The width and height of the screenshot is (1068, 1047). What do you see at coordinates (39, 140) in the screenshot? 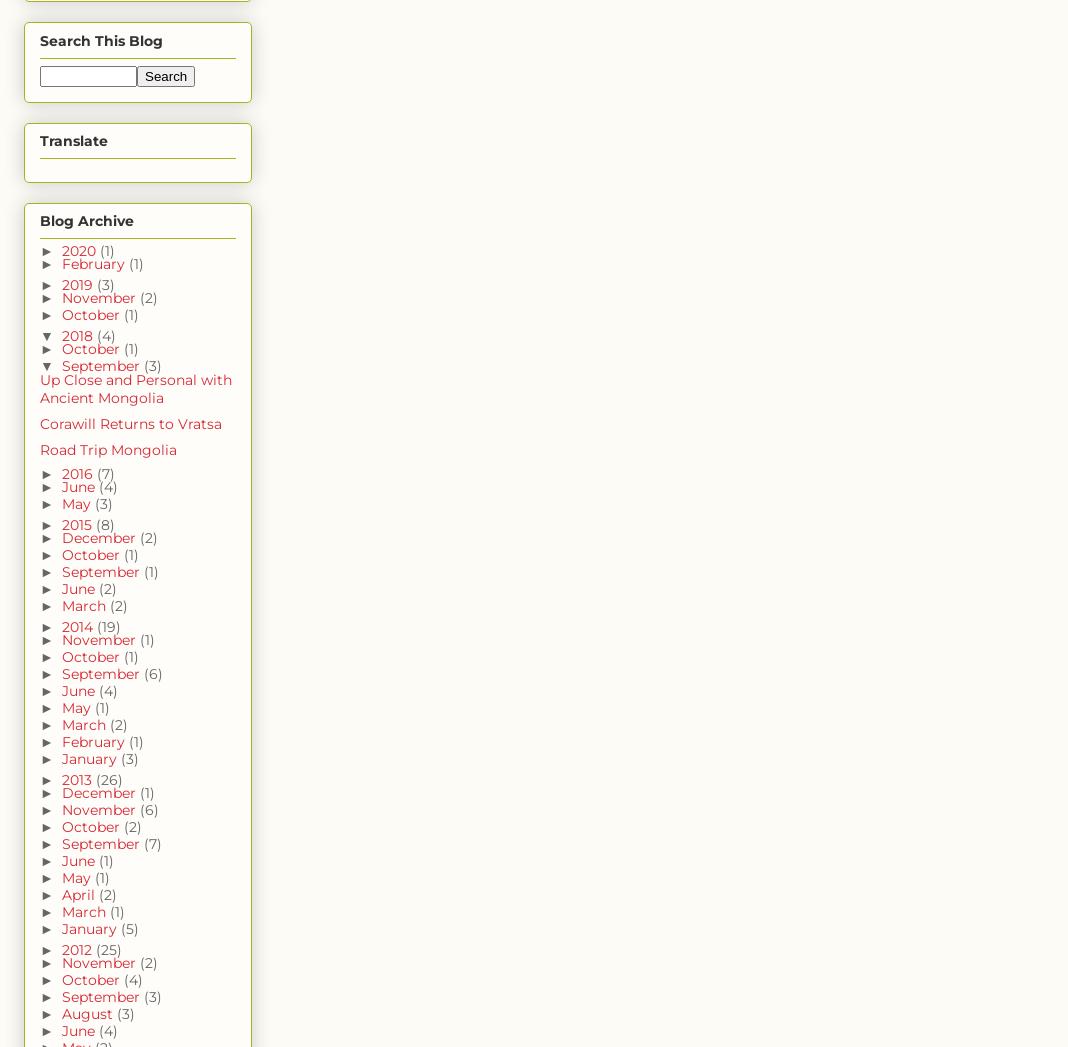
I see `'Translate'` at bounding box center [39, 140].